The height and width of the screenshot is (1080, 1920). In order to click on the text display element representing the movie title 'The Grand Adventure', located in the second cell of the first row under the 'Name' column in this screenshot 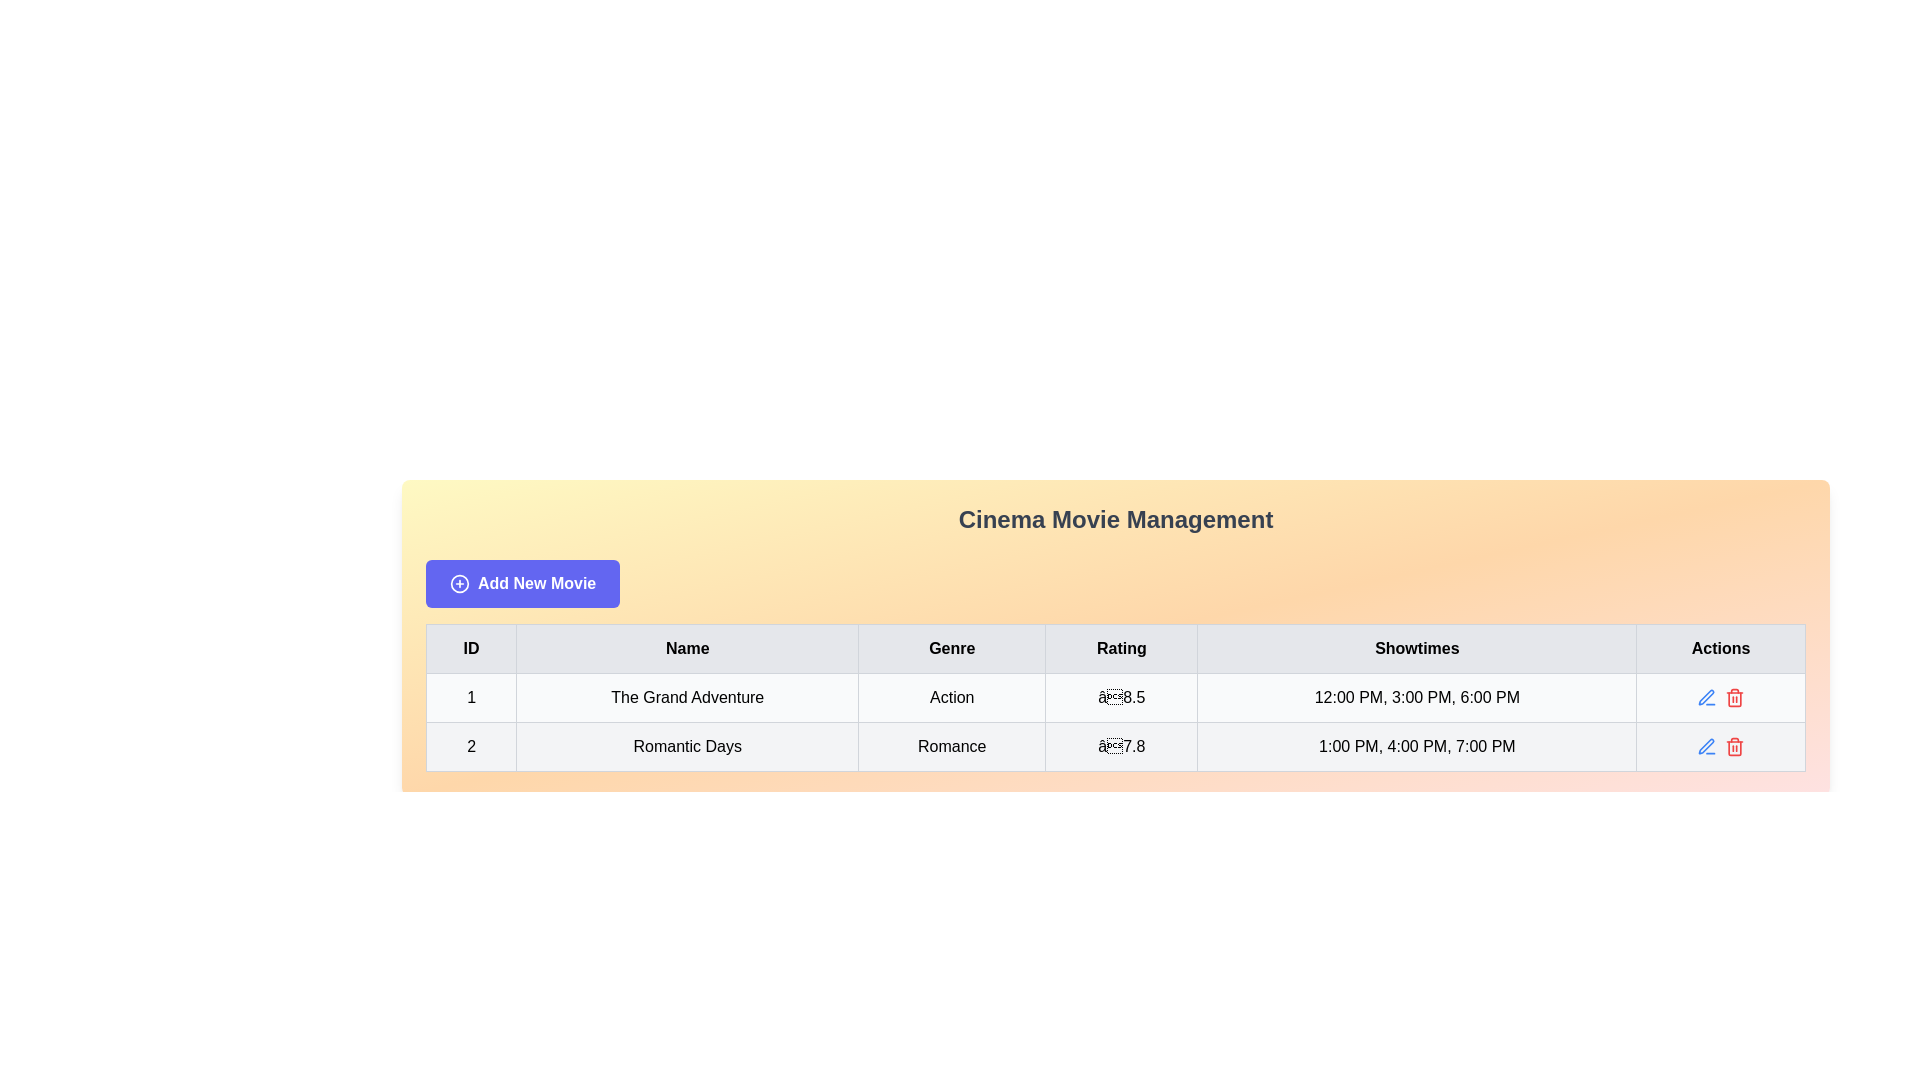, I will do `click(687, 697)`.